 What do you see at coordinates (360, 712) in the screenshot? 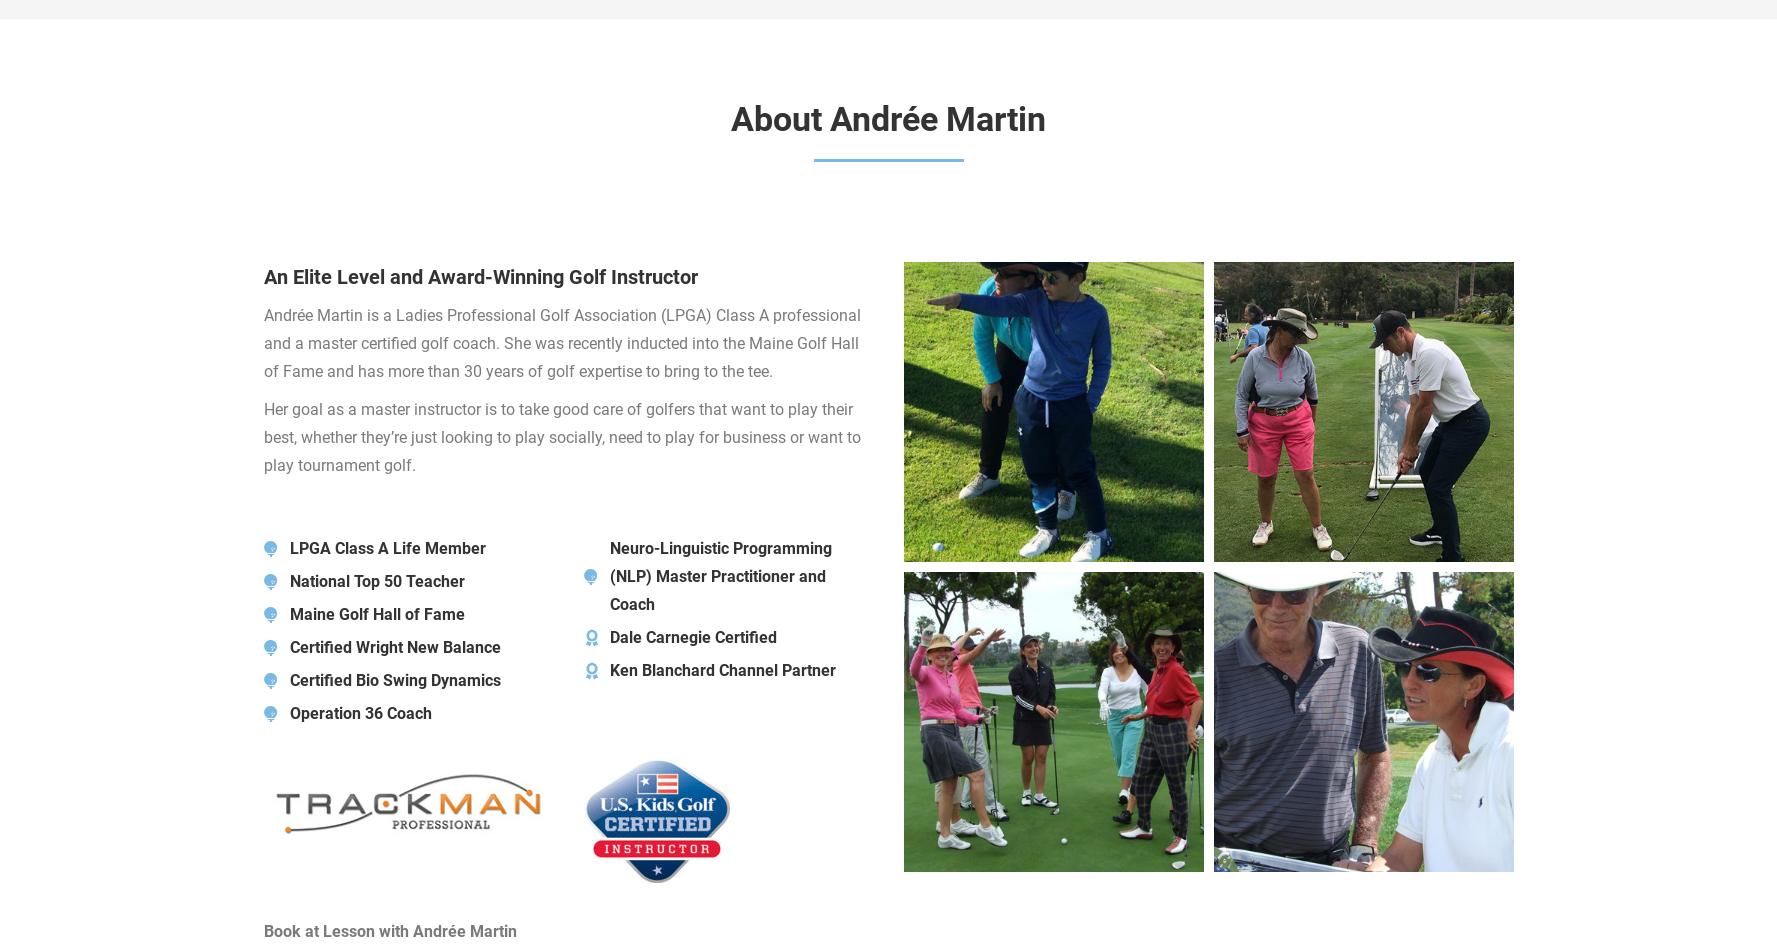
I see `'Operation 36 Coach'` at bounding box center [360, 712].